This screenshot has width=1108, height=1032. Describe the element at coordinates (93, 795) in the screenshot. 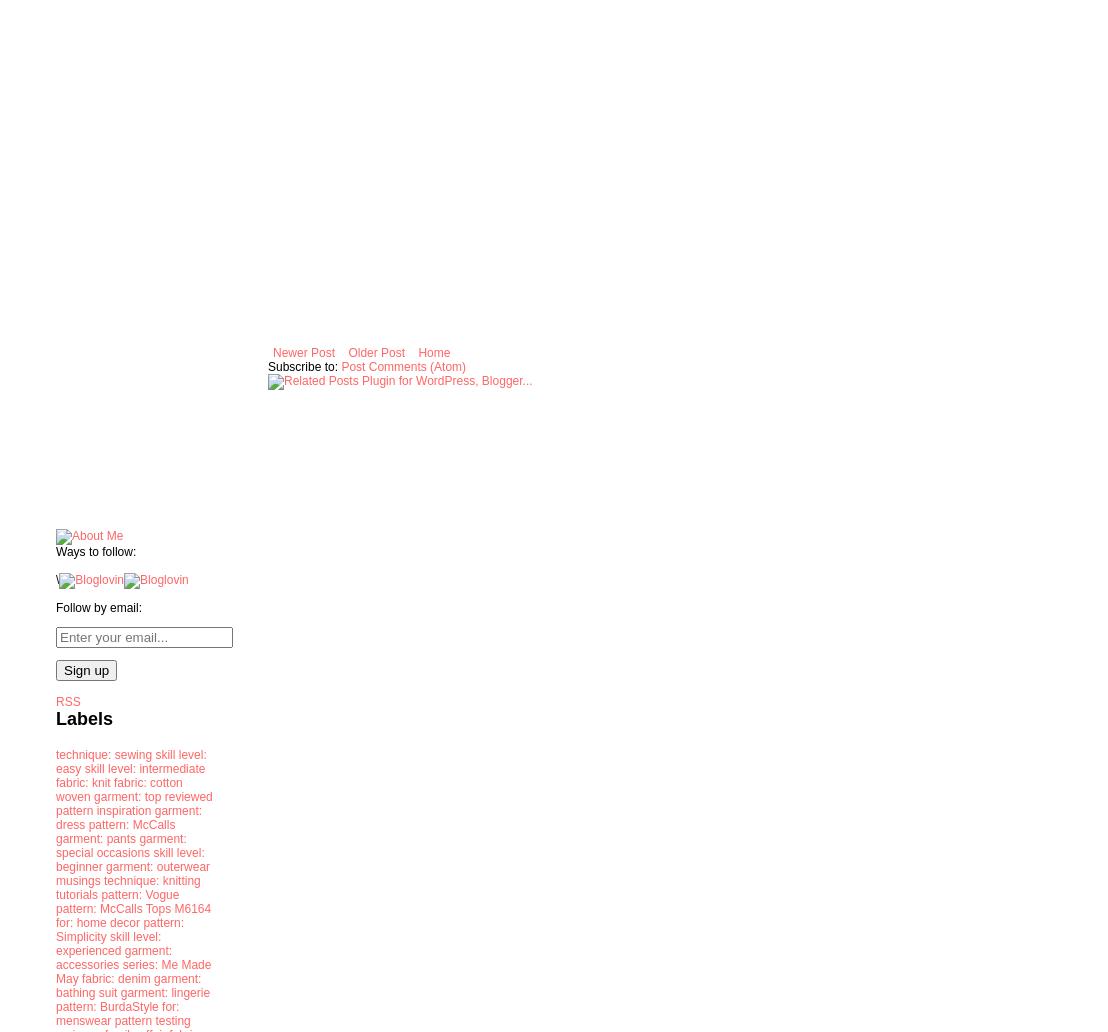

I see `'garment: top'` at that location.